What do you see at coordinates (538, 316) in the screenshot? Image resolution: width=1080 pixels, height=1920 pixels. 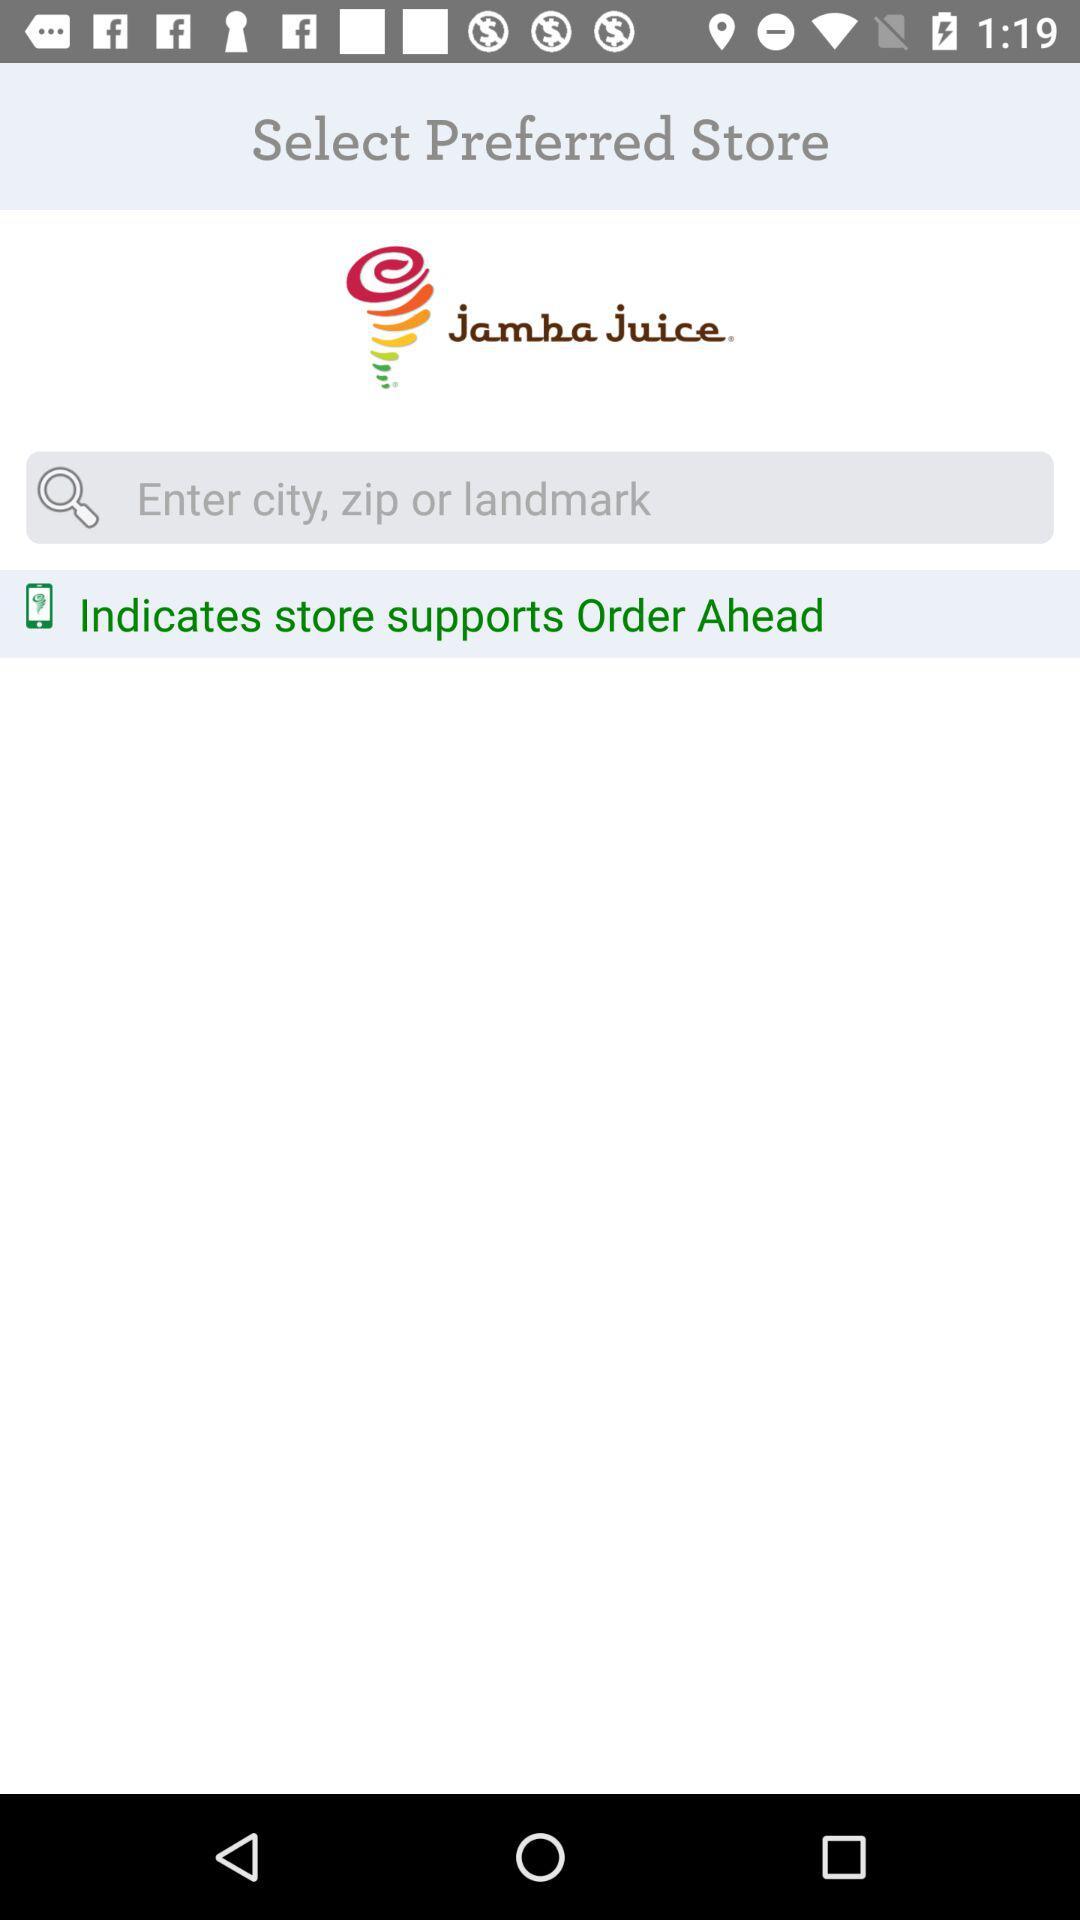 I see `the item below select preferred store` at bounding box center [538, 316].